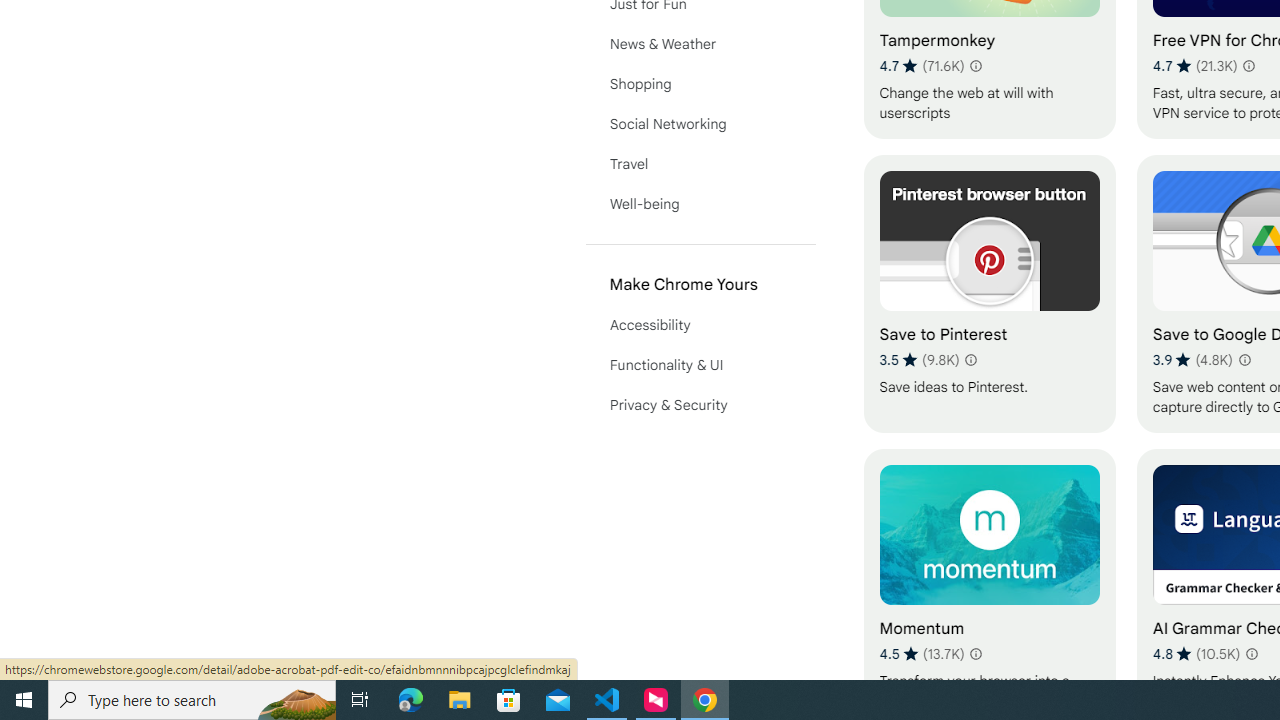 The height and width of the screenshot is (720, 1280). What do you see at coordinates (700, 365) in the screenshot?
I see `'Functionality & UI'` at bounding box center [700, 365].